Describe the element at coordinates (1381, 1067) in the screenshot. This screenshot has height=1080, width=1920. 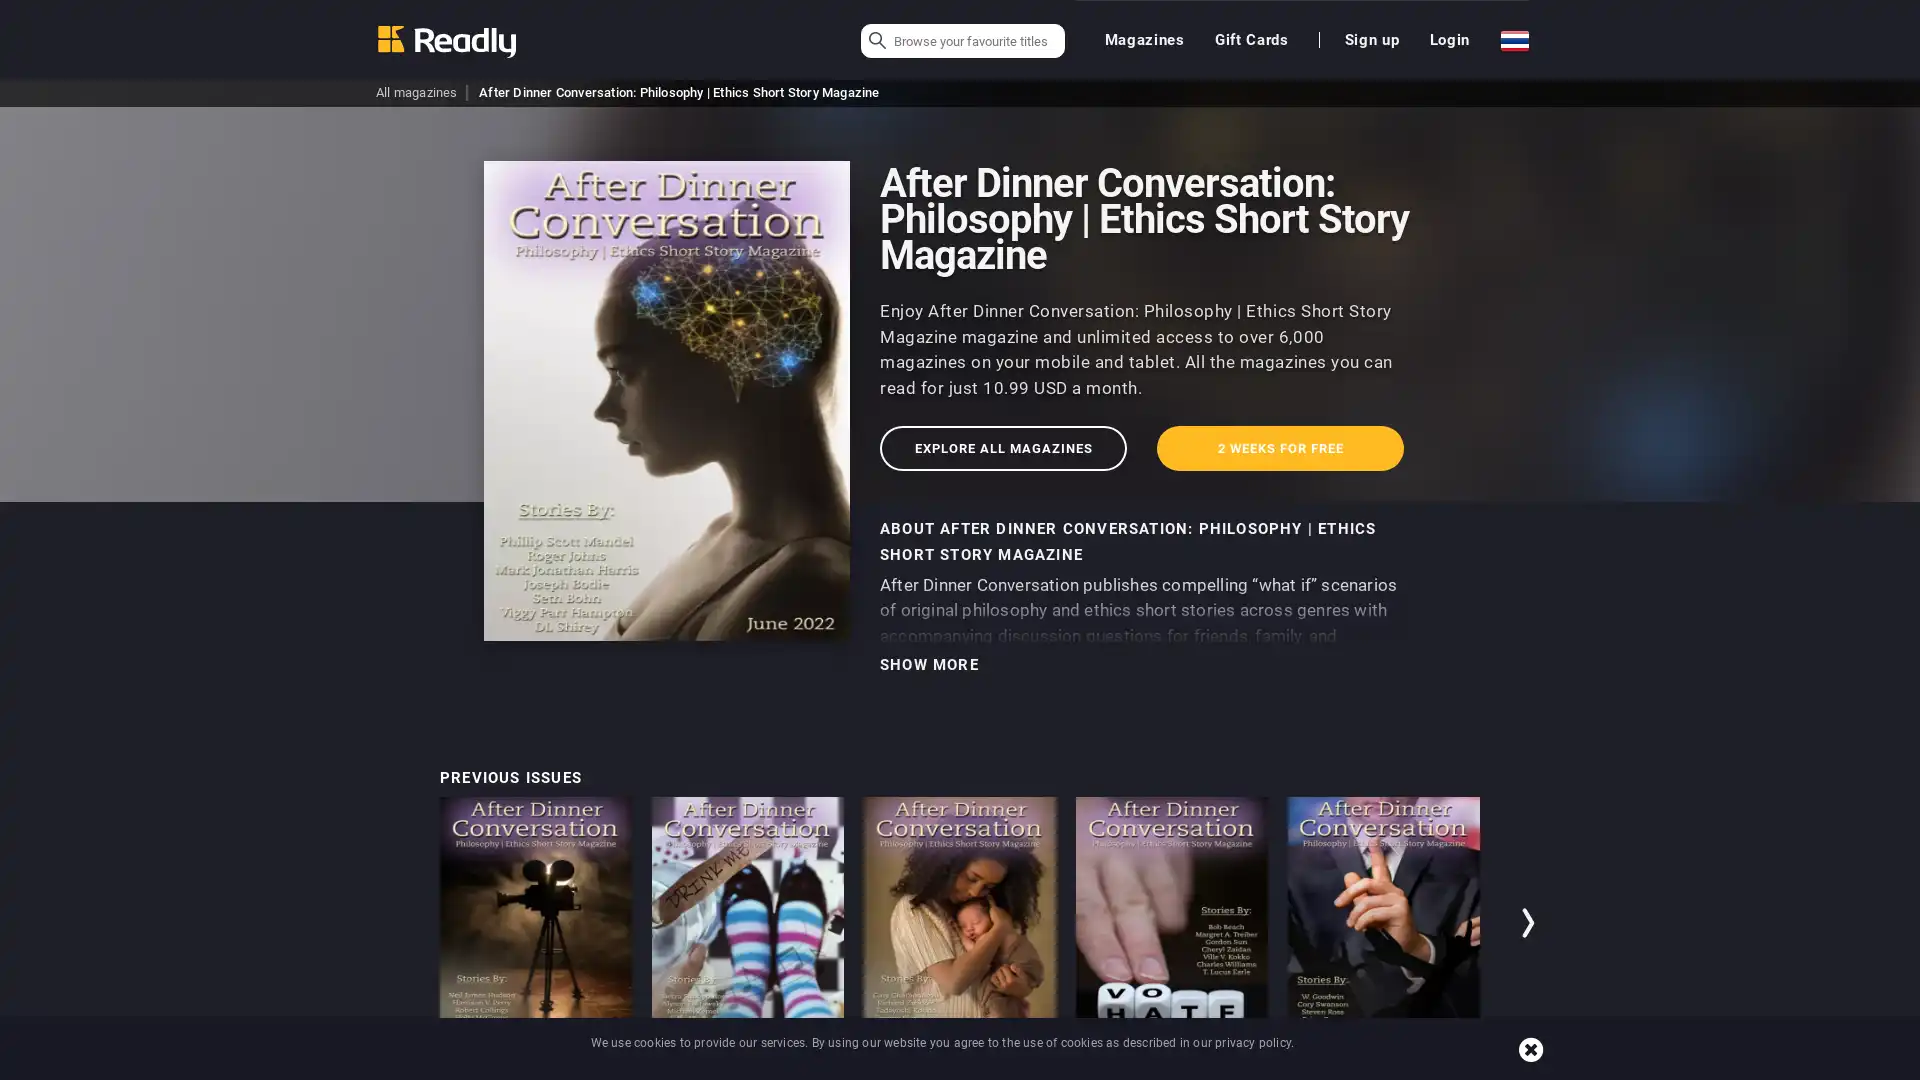
I see `2` at that location.